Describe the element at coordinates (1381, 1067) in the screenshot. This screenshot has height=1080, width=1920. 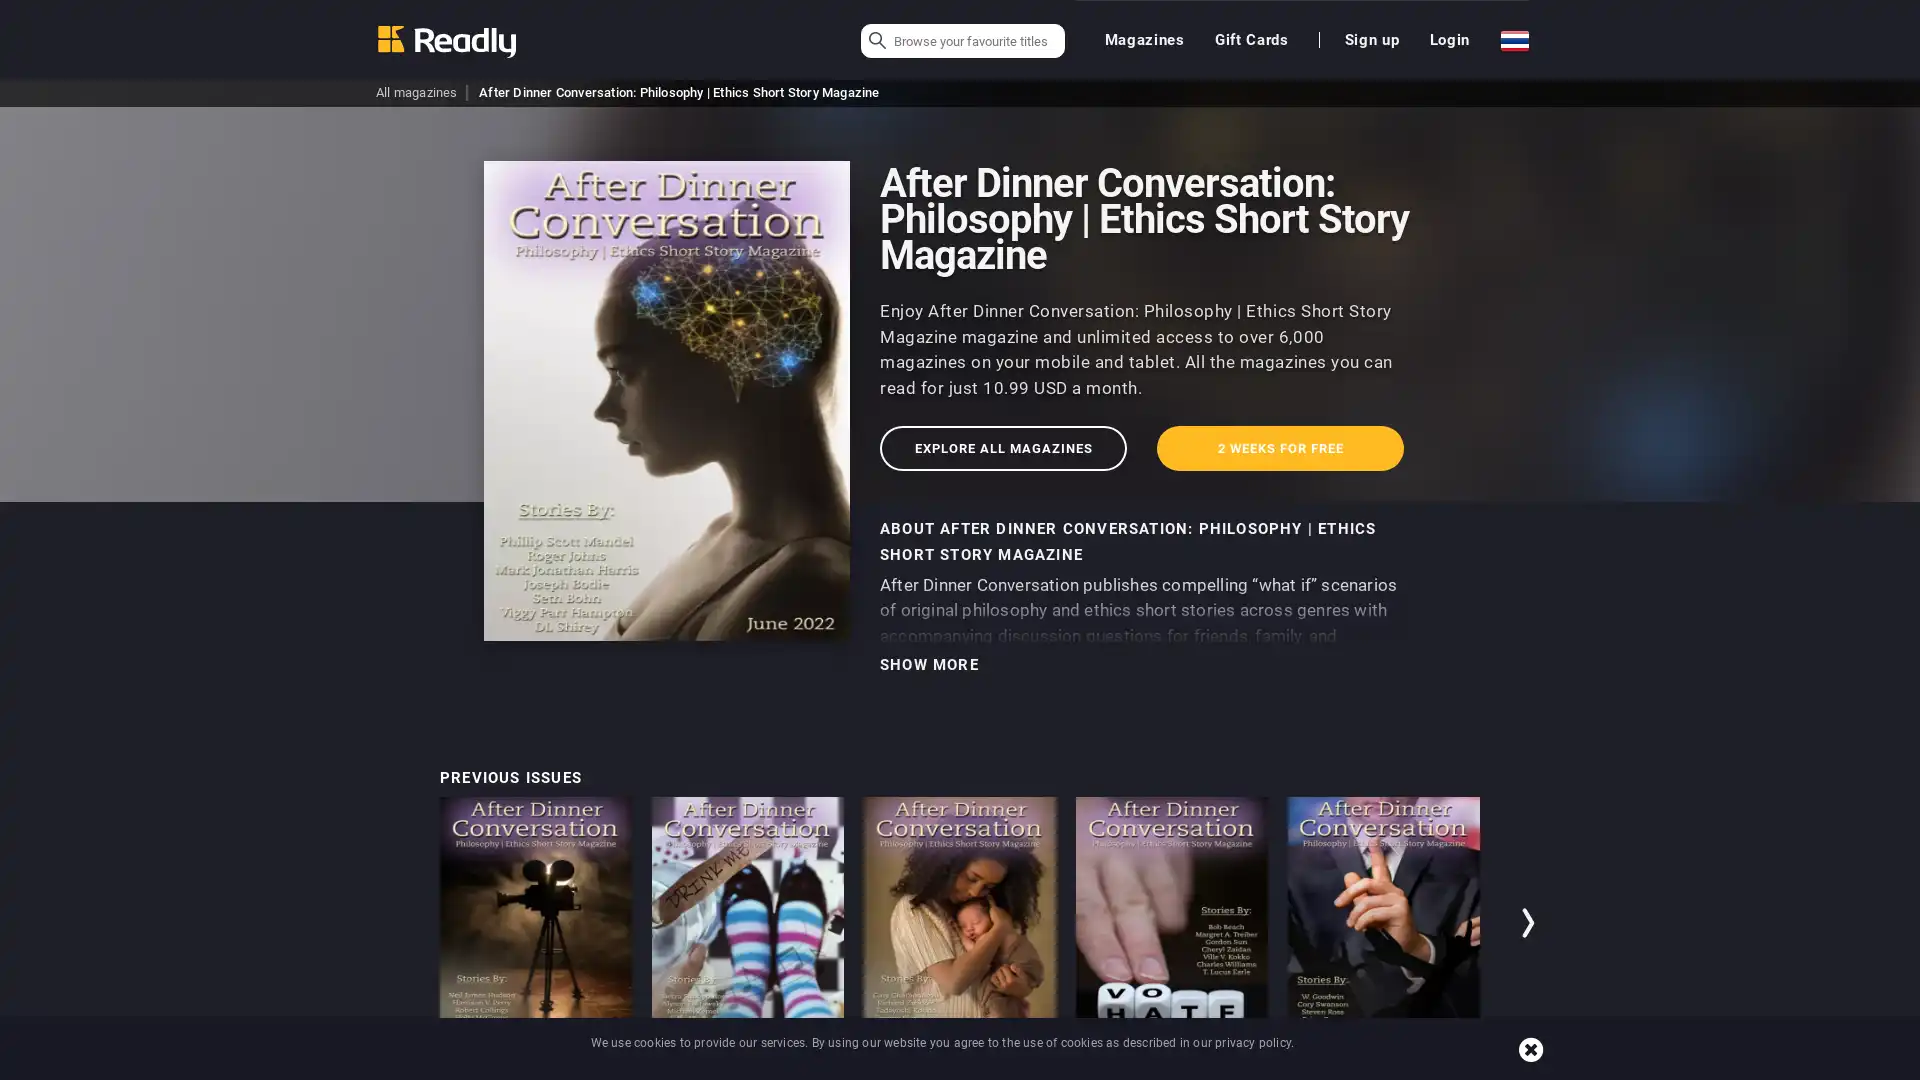
I see `2` at that location.